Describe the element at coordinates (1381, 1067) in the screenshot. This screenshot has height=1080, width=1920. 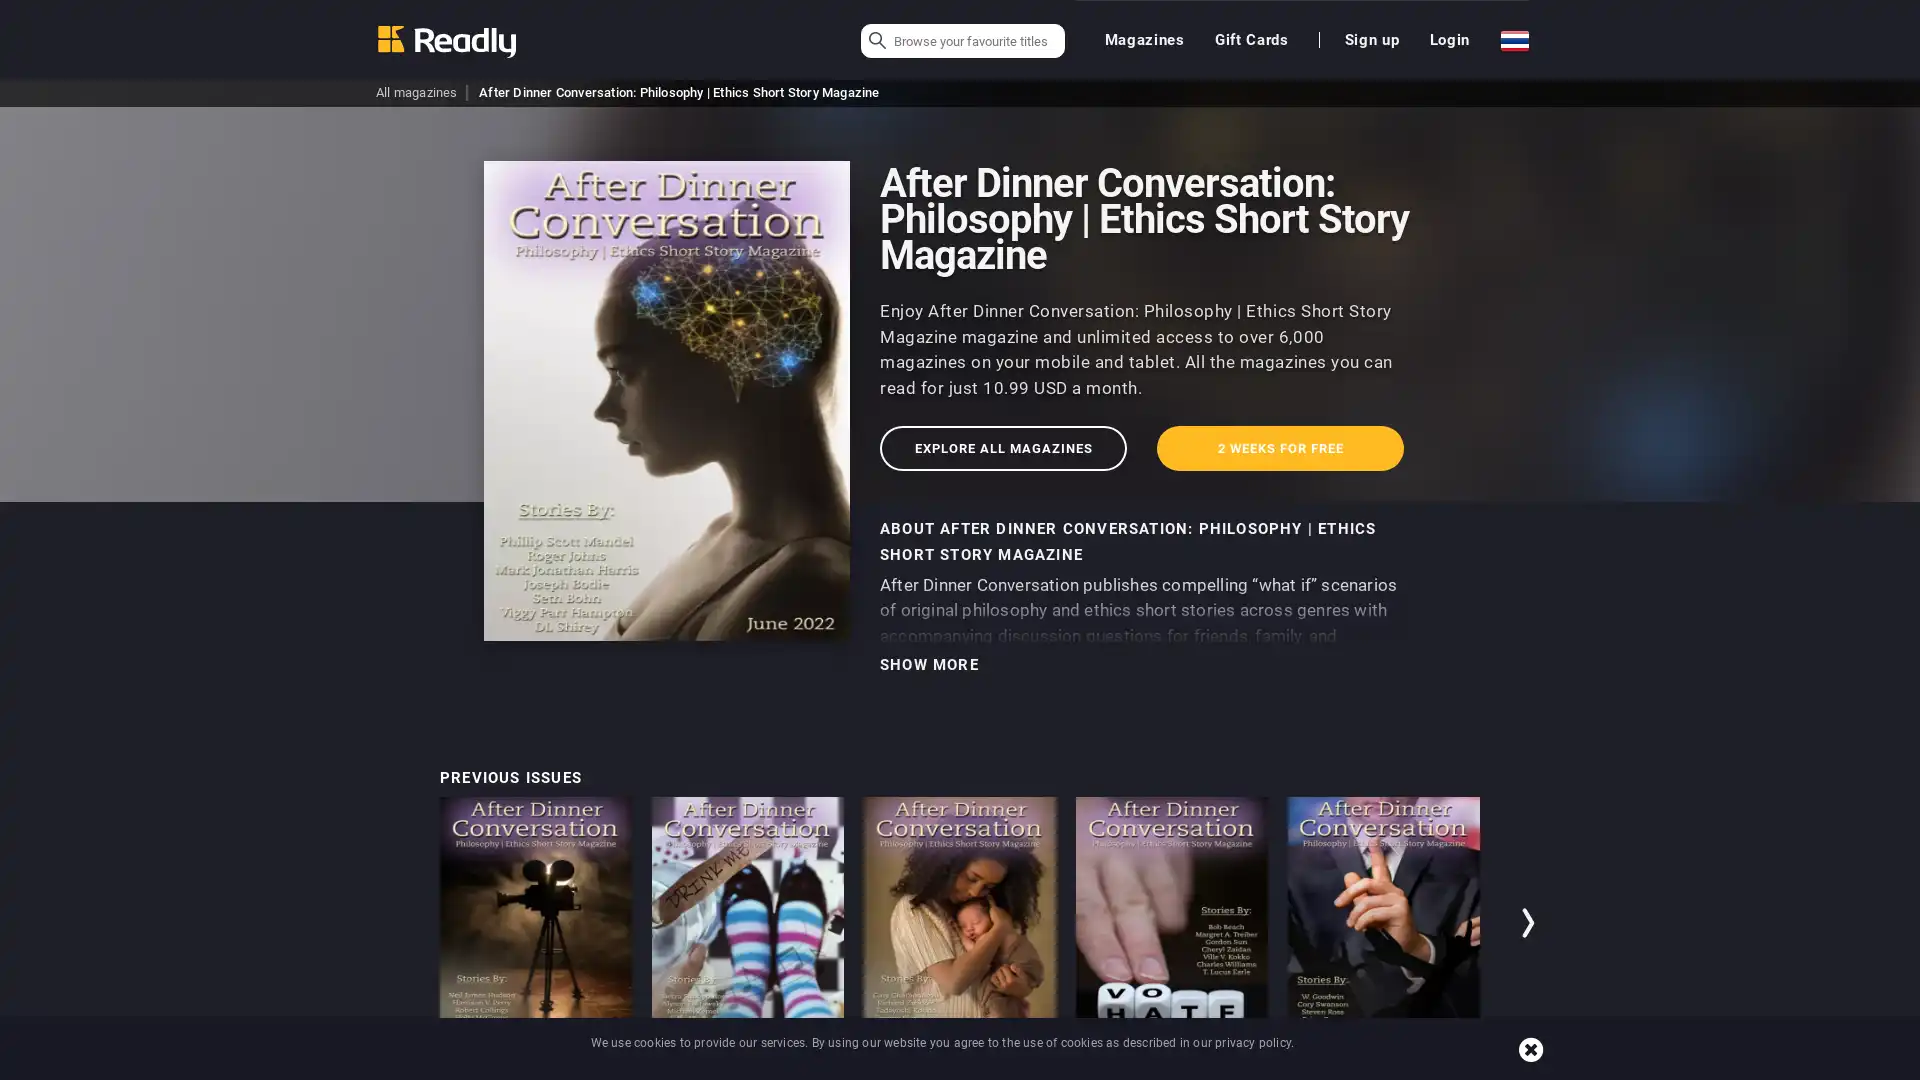
I see `2` at that location.